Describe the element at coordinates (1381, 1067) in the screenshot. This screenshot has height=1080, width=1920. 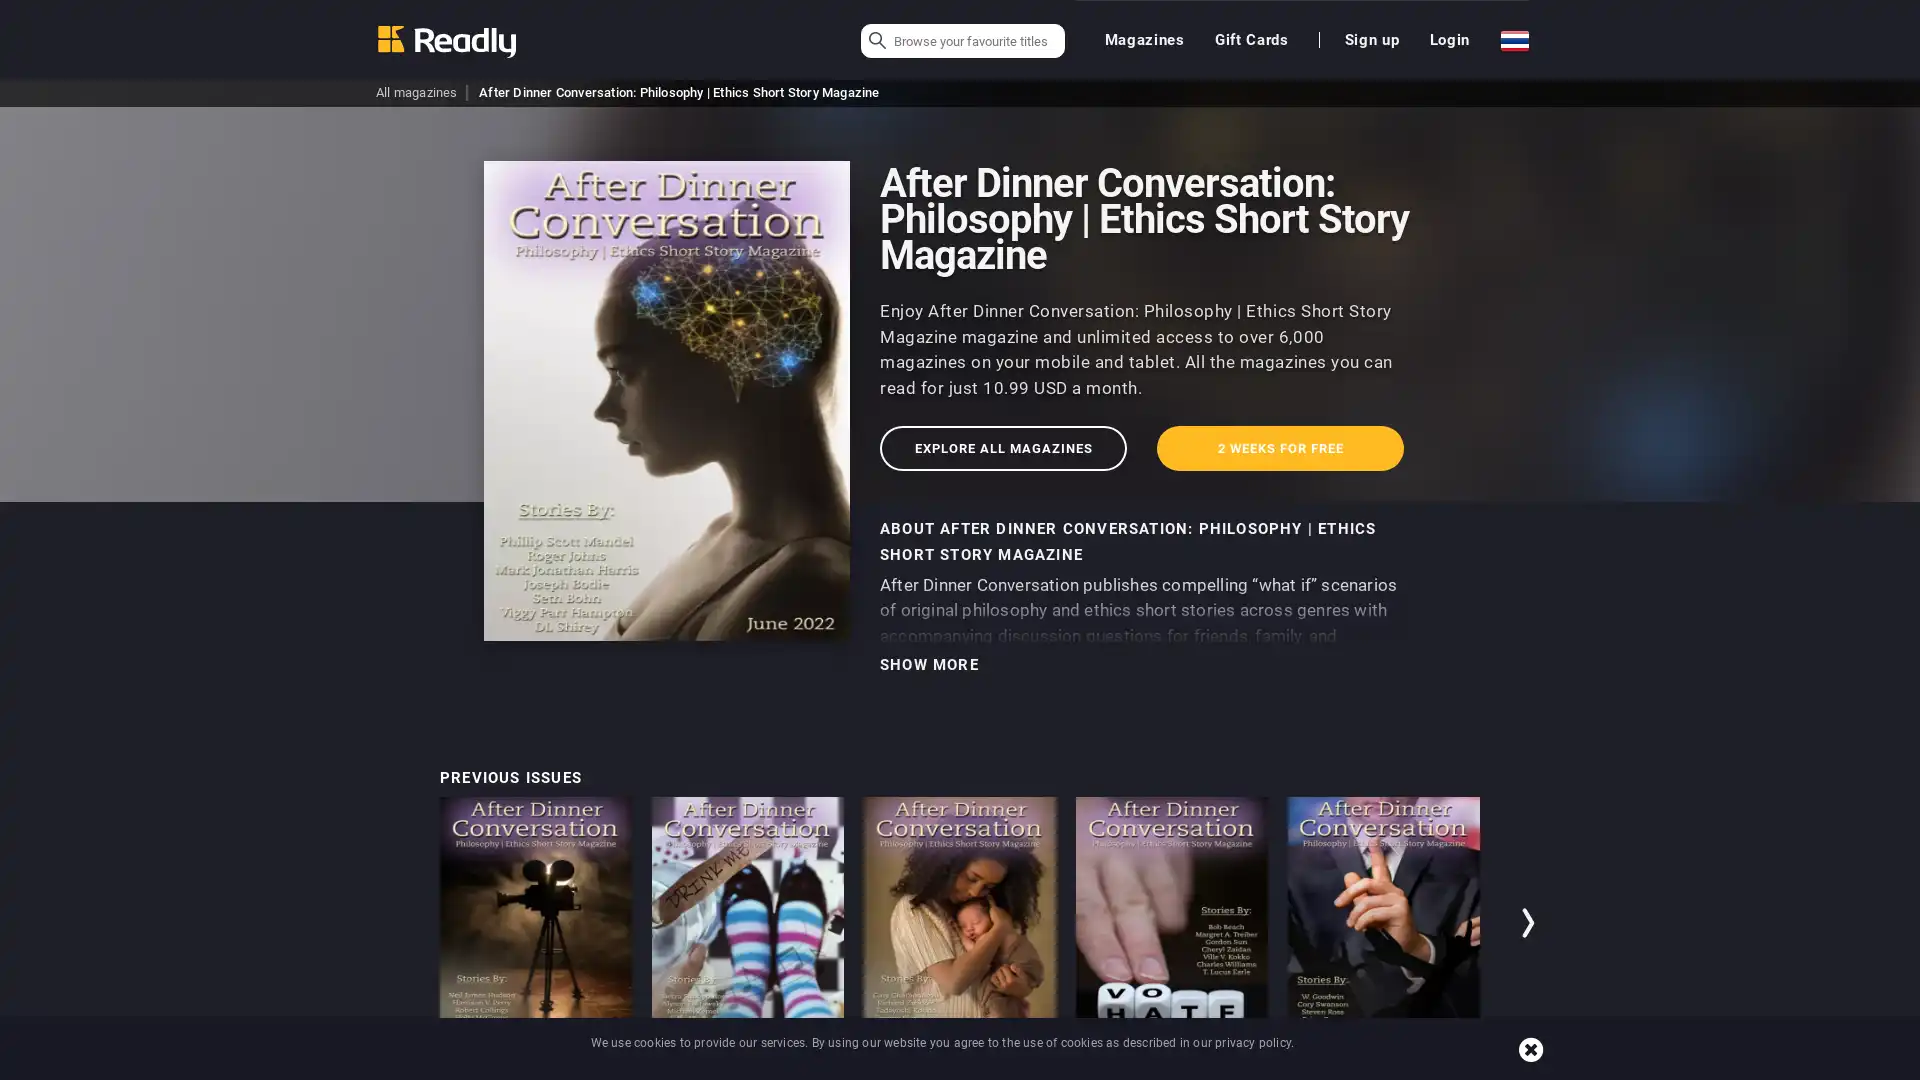
I see `2` at that location.